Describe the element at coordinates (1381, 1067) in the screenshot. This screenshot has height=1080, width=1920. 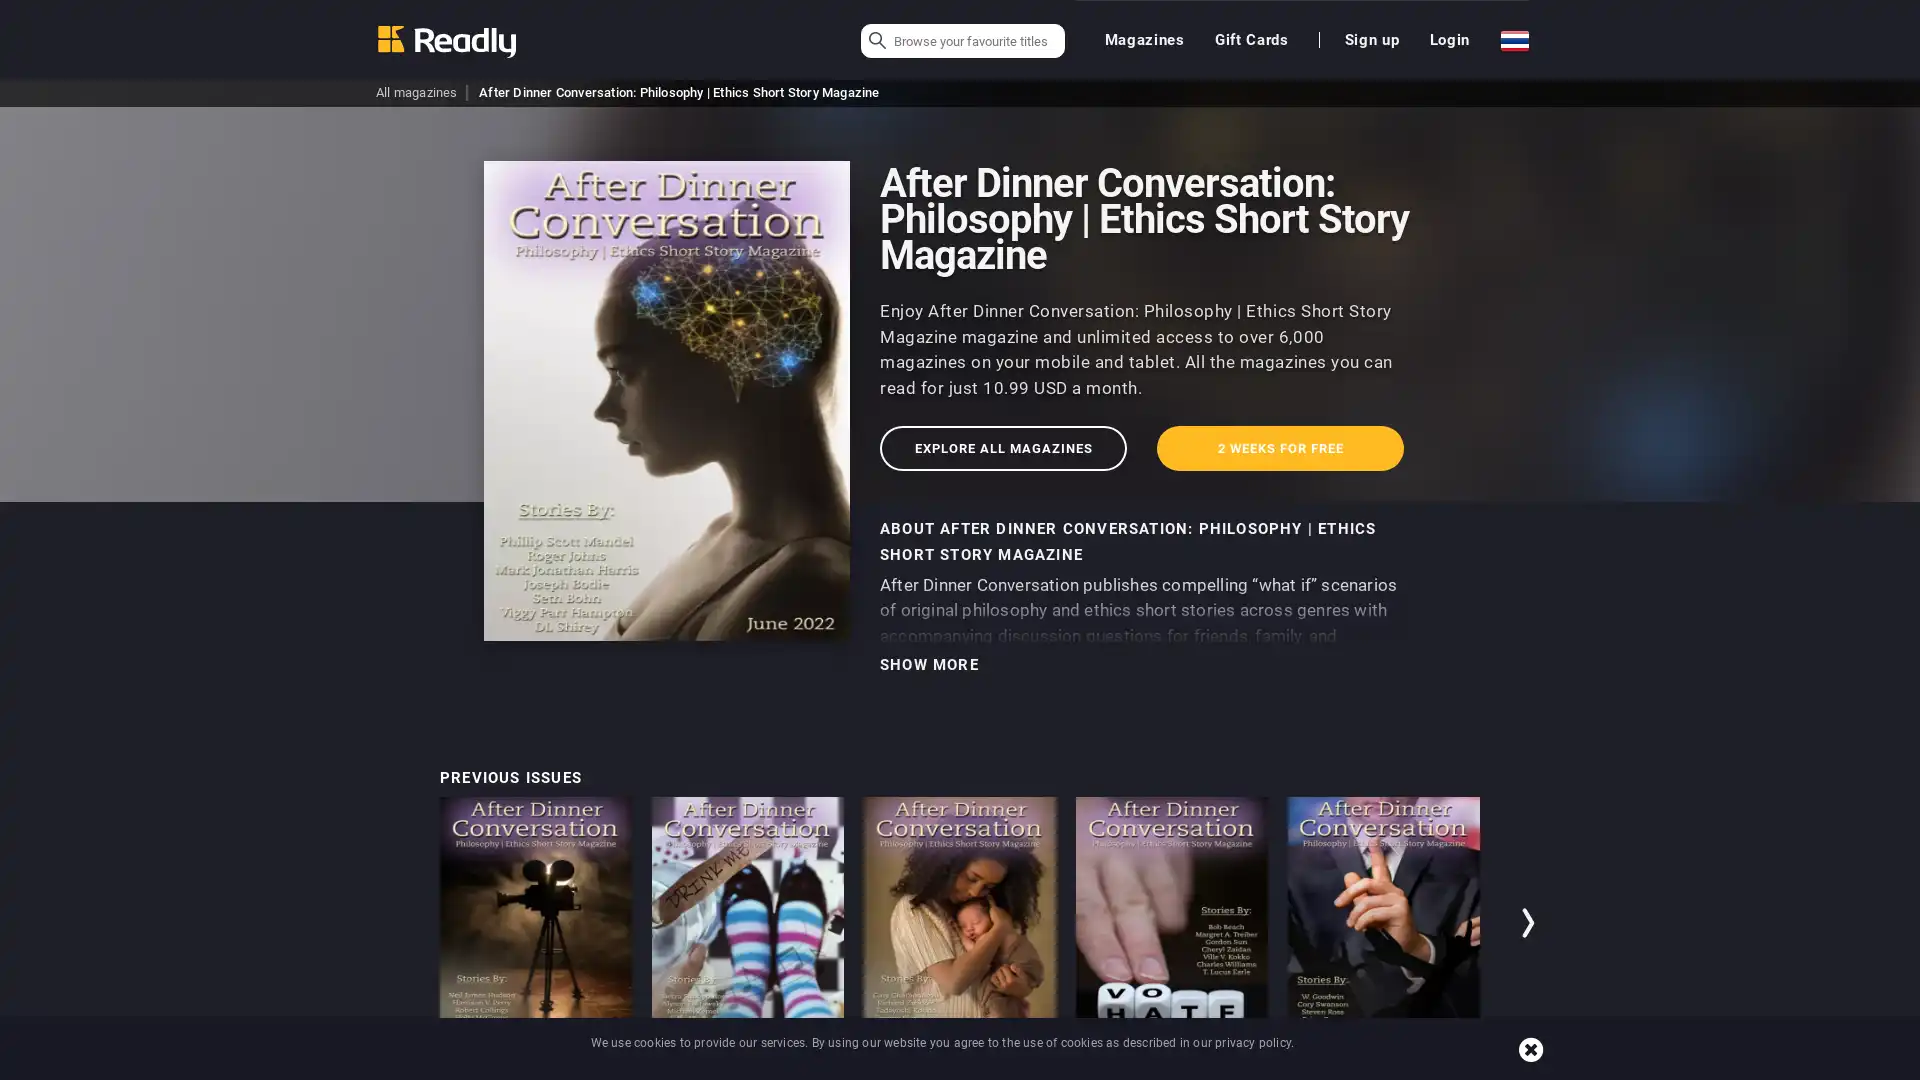
I see `2` at that location.